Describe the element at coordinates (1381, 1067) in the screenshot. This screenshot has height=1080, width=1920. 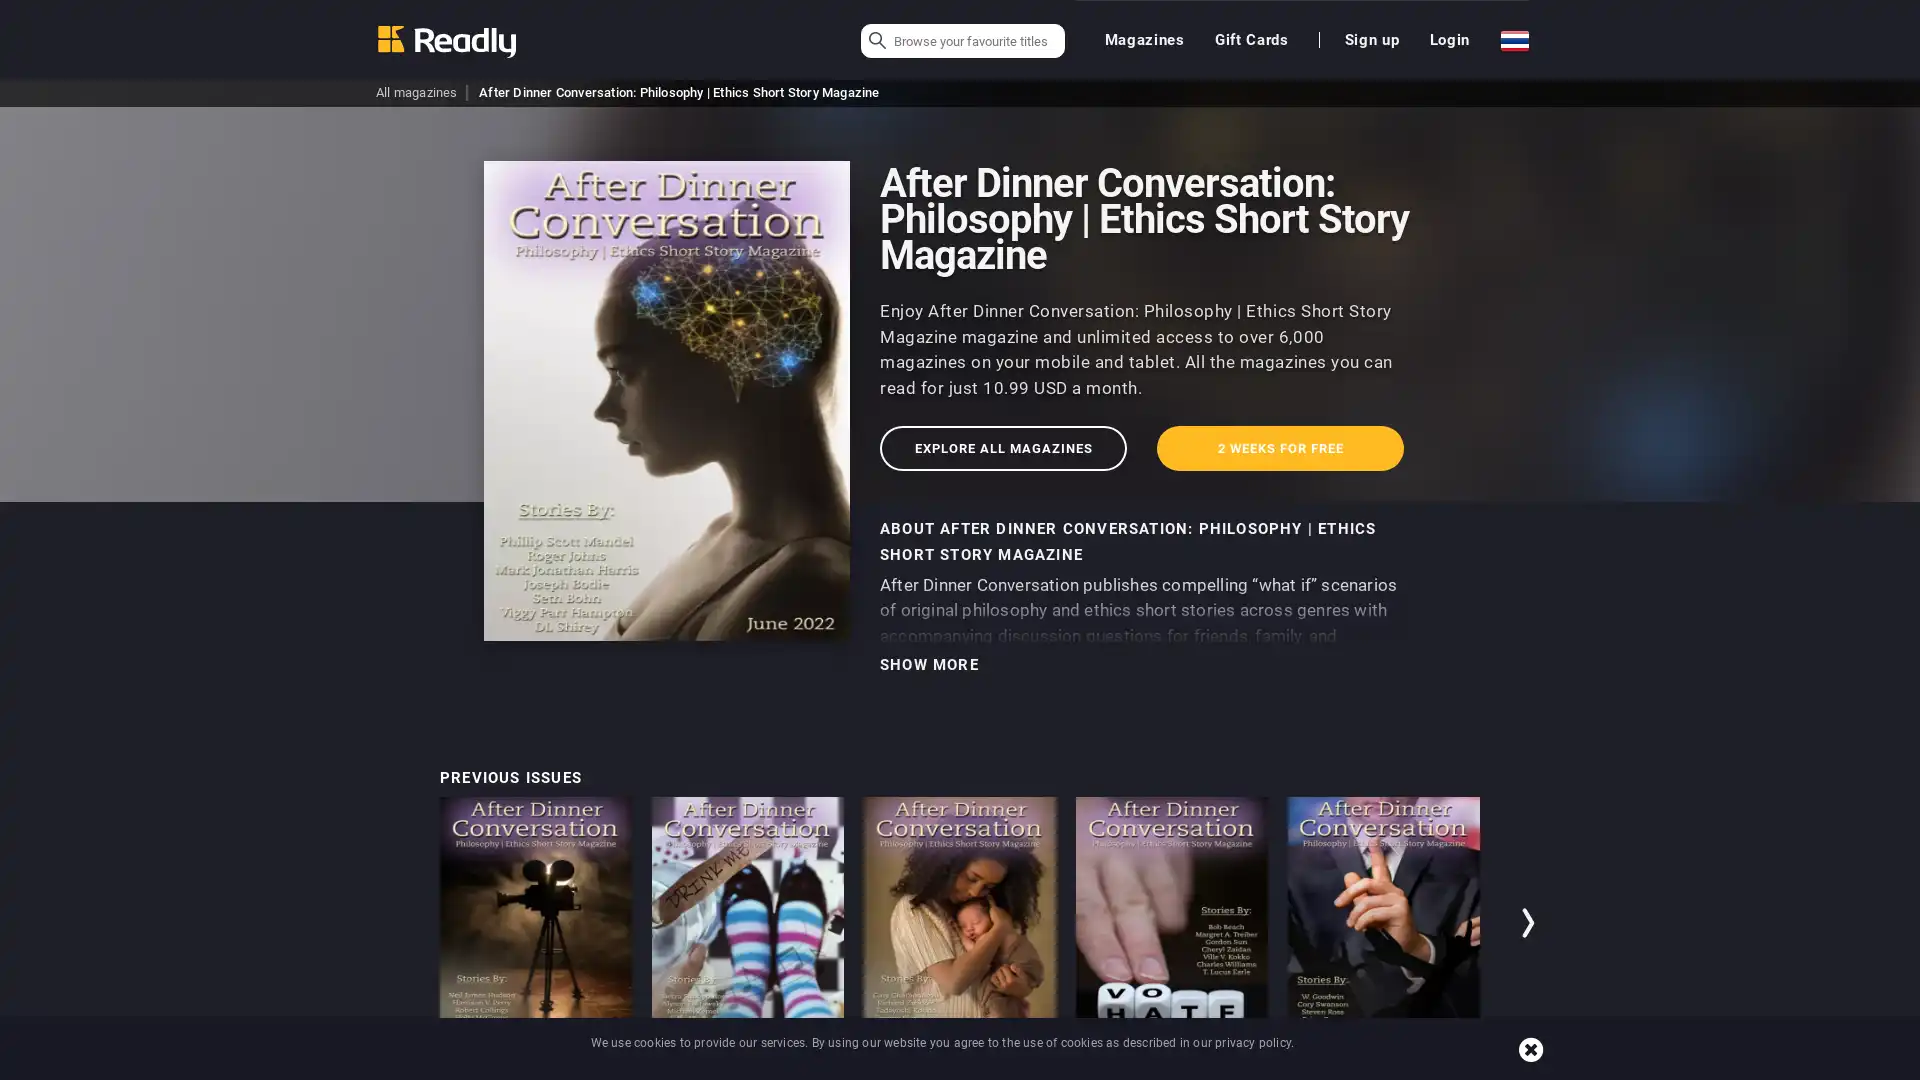
I see `2` at that location.